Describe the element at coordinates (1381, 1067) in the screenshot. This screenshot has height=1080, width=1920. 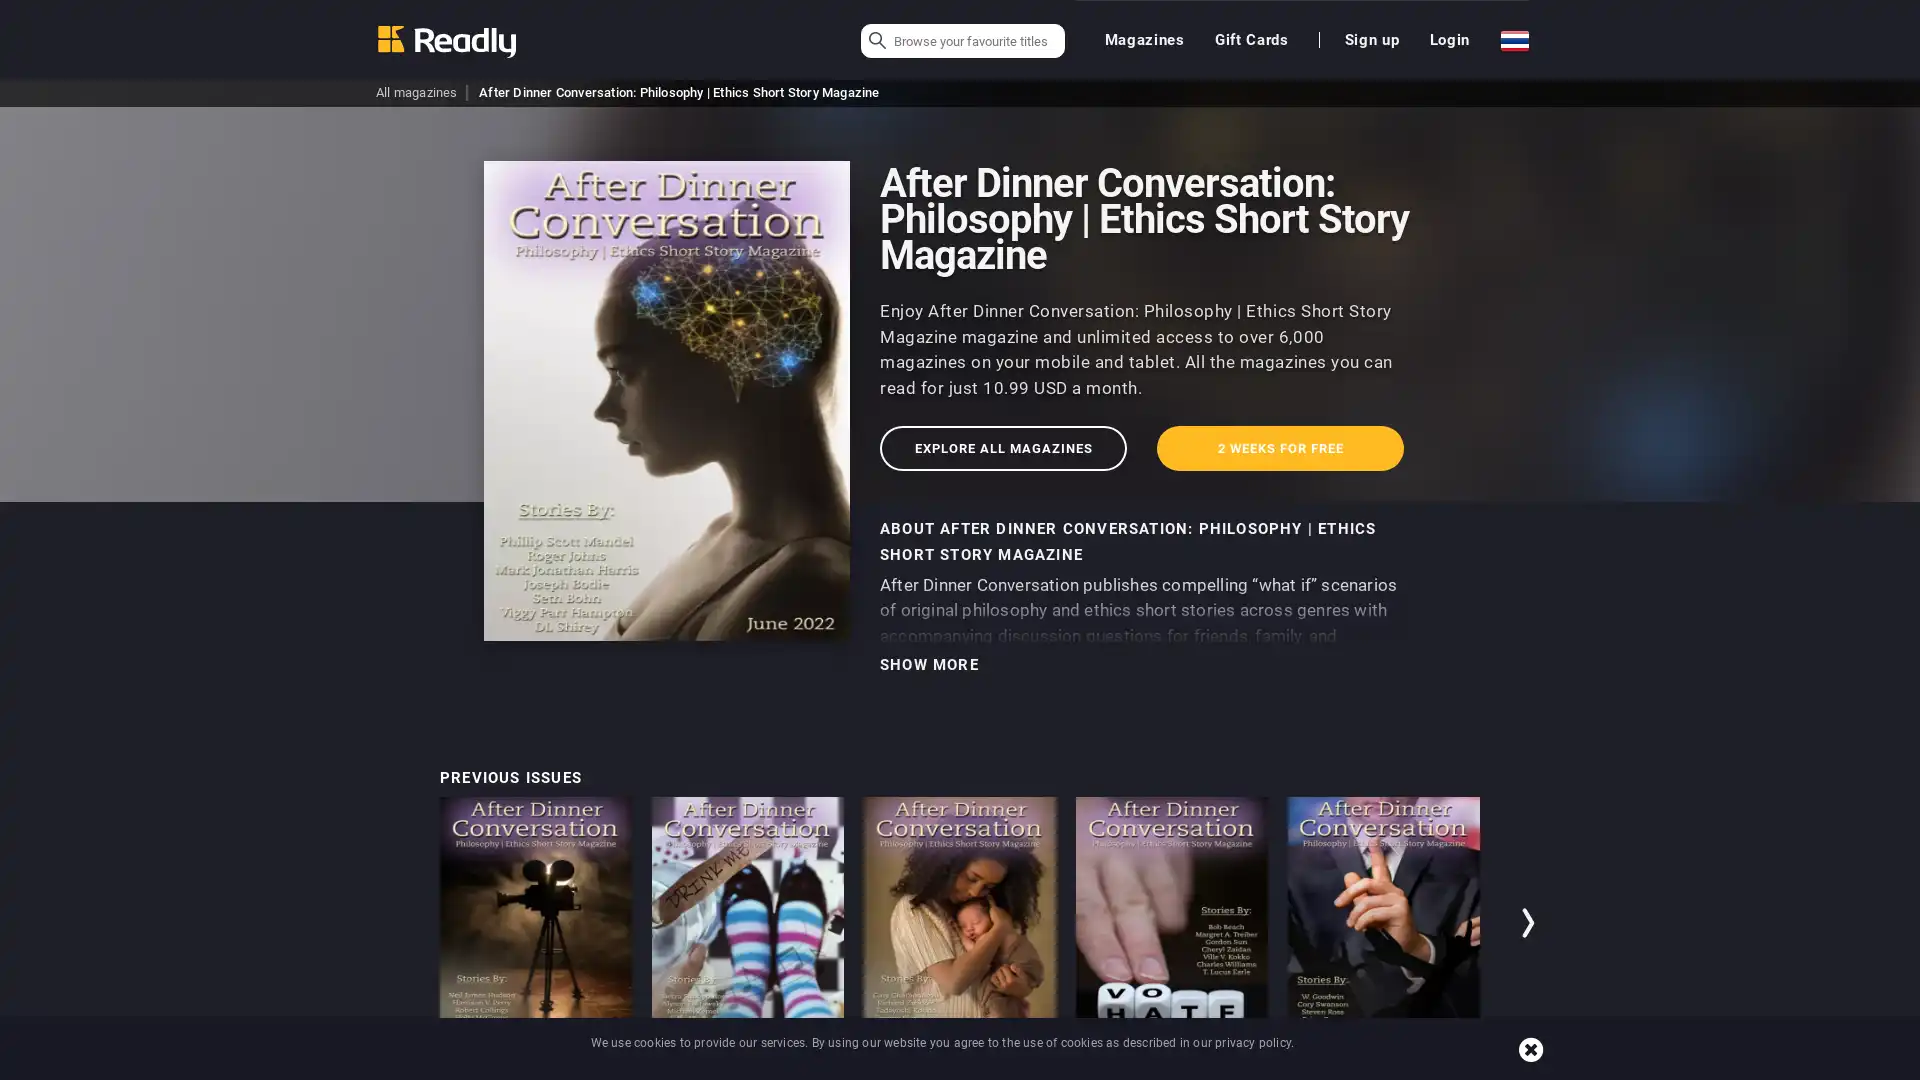
I see `2` at that location.